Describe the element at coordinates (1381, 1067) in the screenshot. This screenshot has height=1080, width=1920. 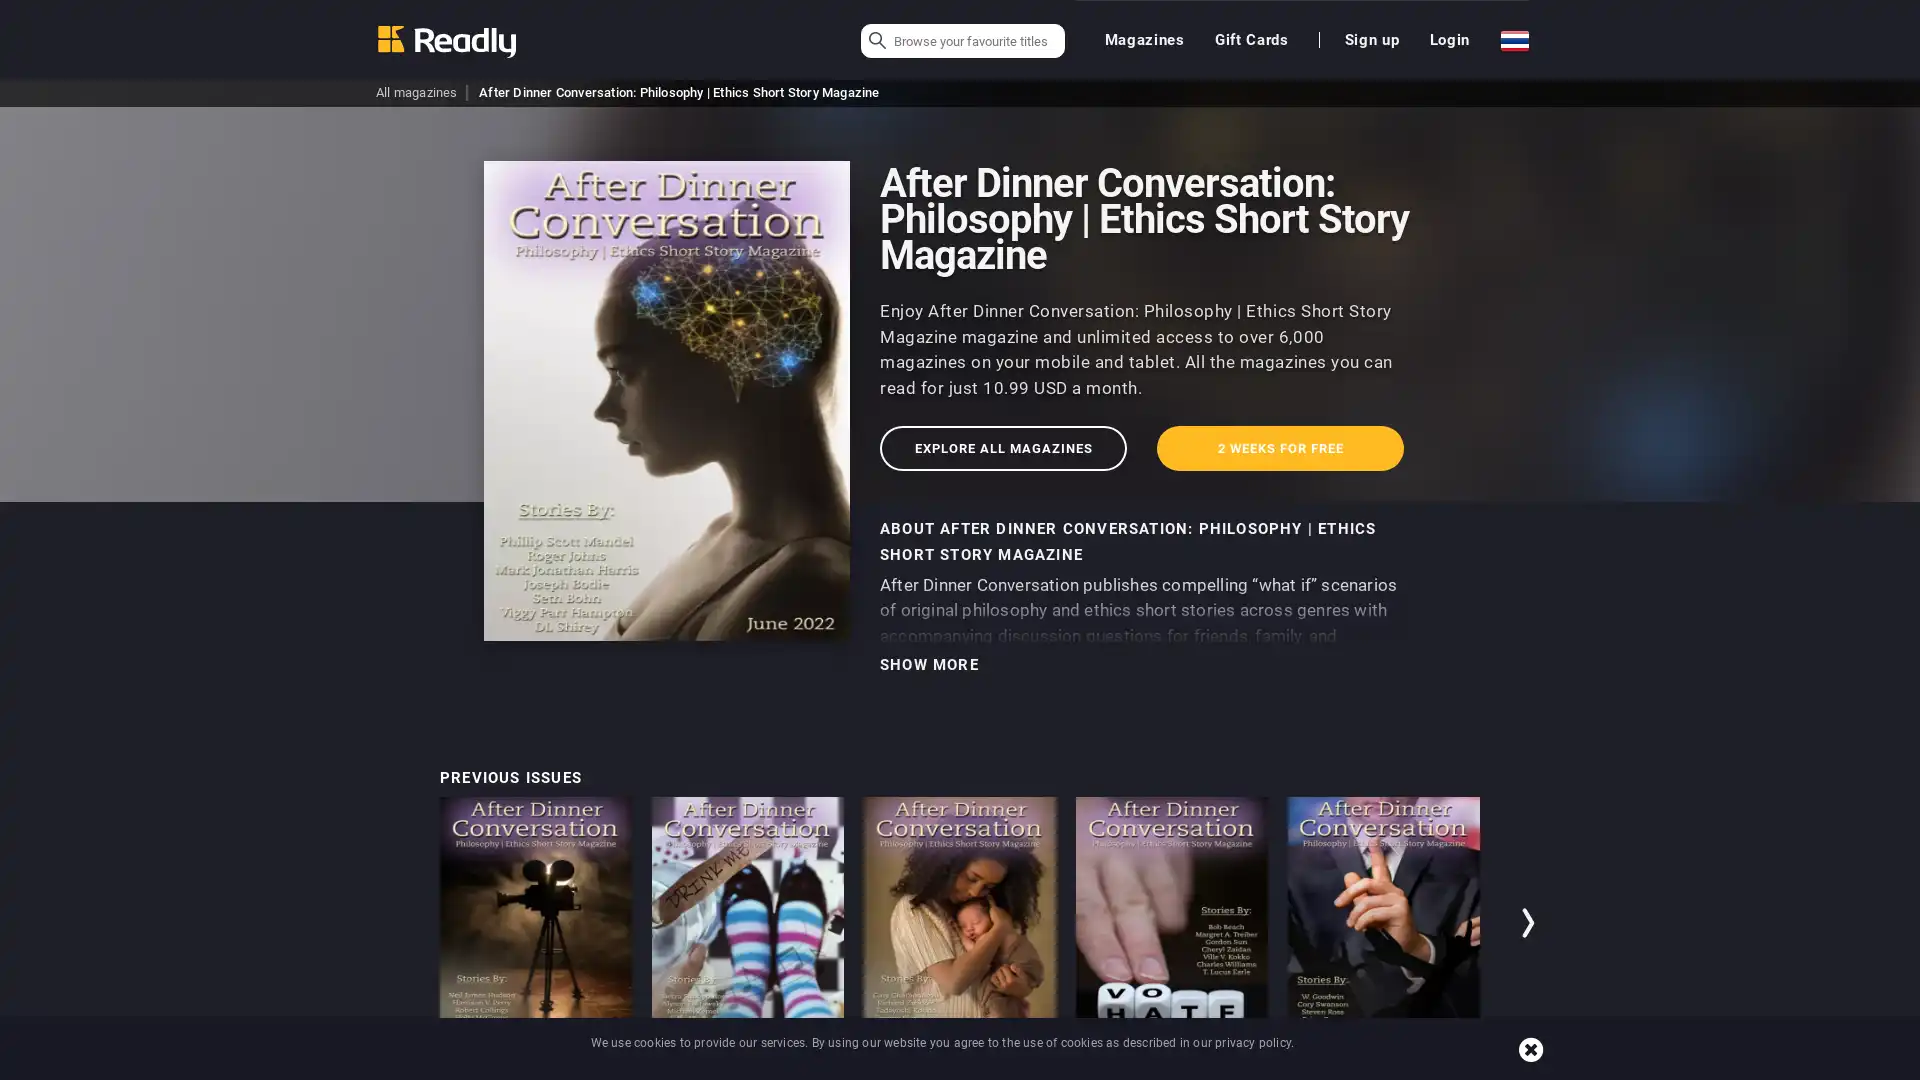
I see `2` at that location.